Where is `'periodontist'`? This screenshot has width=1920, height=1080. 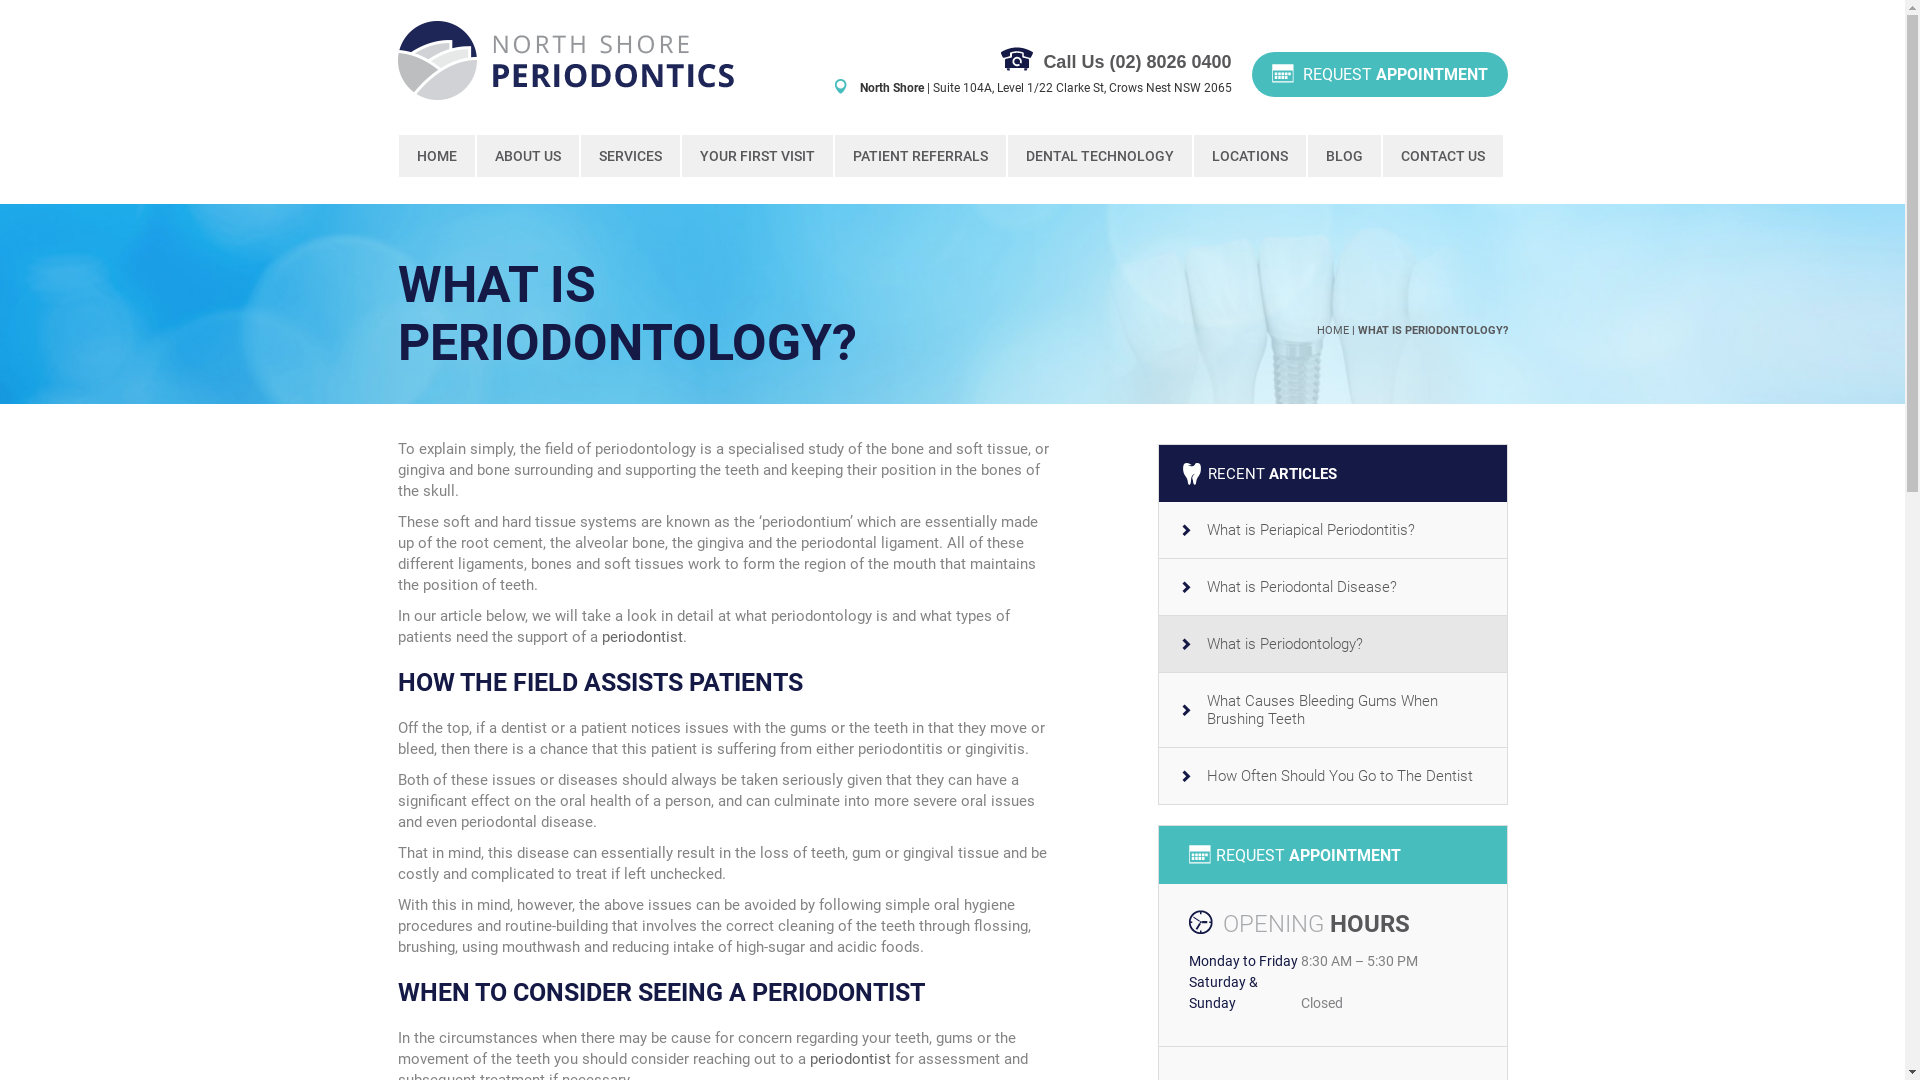
'periodontist' is located at coordinates (642, 636).